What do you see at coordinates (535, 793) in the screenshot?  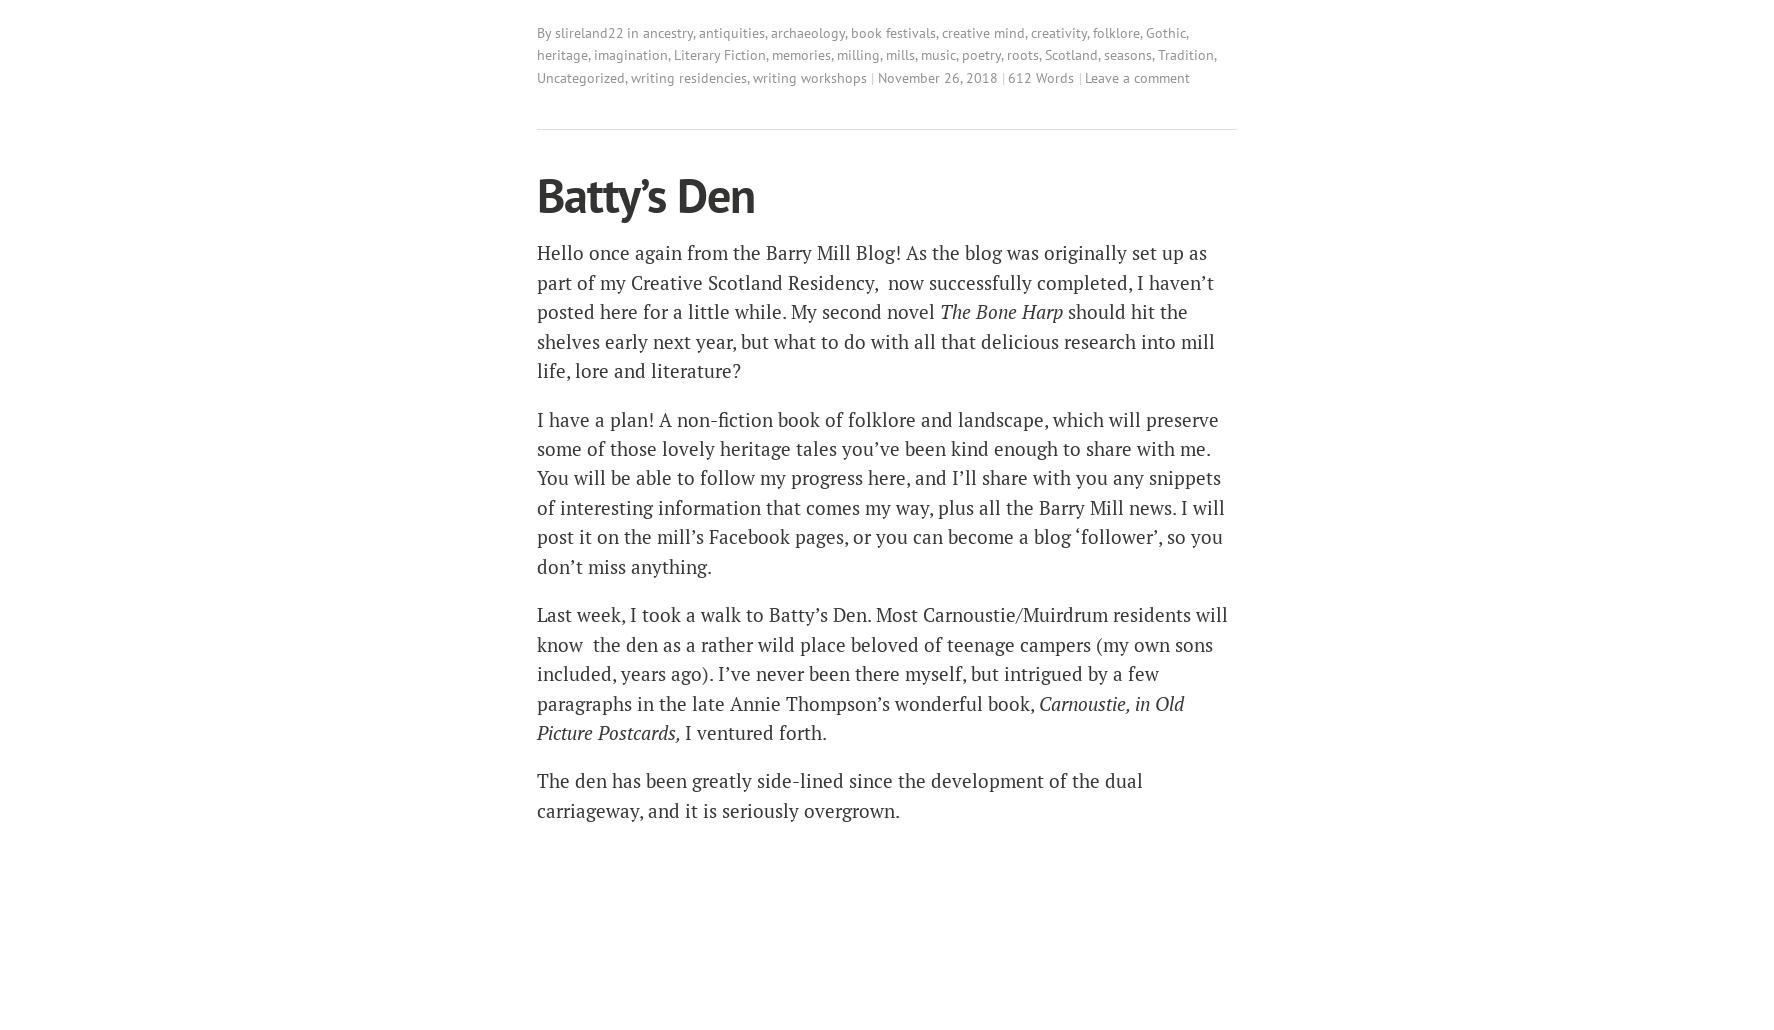 I see `'The den has been greatly side-lined since the development of the dual carriageway, and it is seriously overgrown.'` at bounding box center [535, 793].